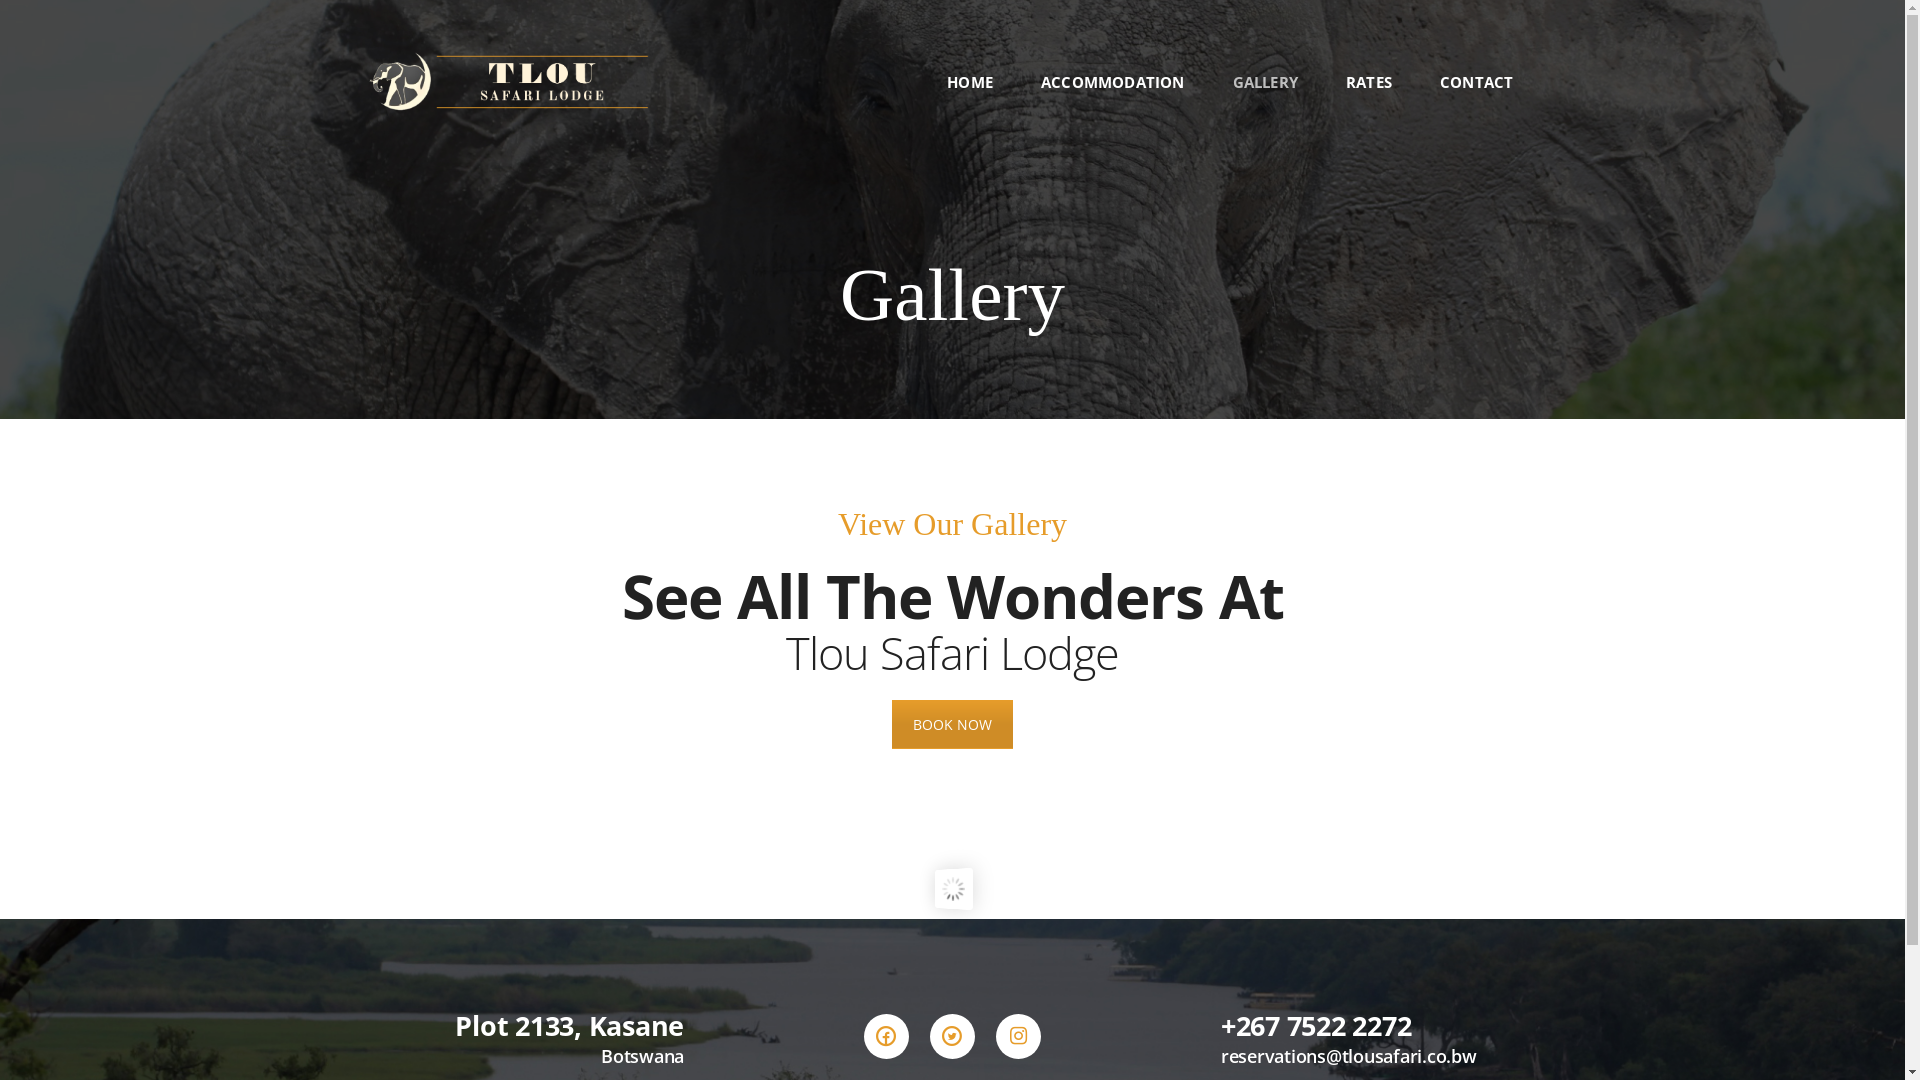 The image size is (1920, 1080). I want to click on 'BOOK NOW', so click(951, 724).